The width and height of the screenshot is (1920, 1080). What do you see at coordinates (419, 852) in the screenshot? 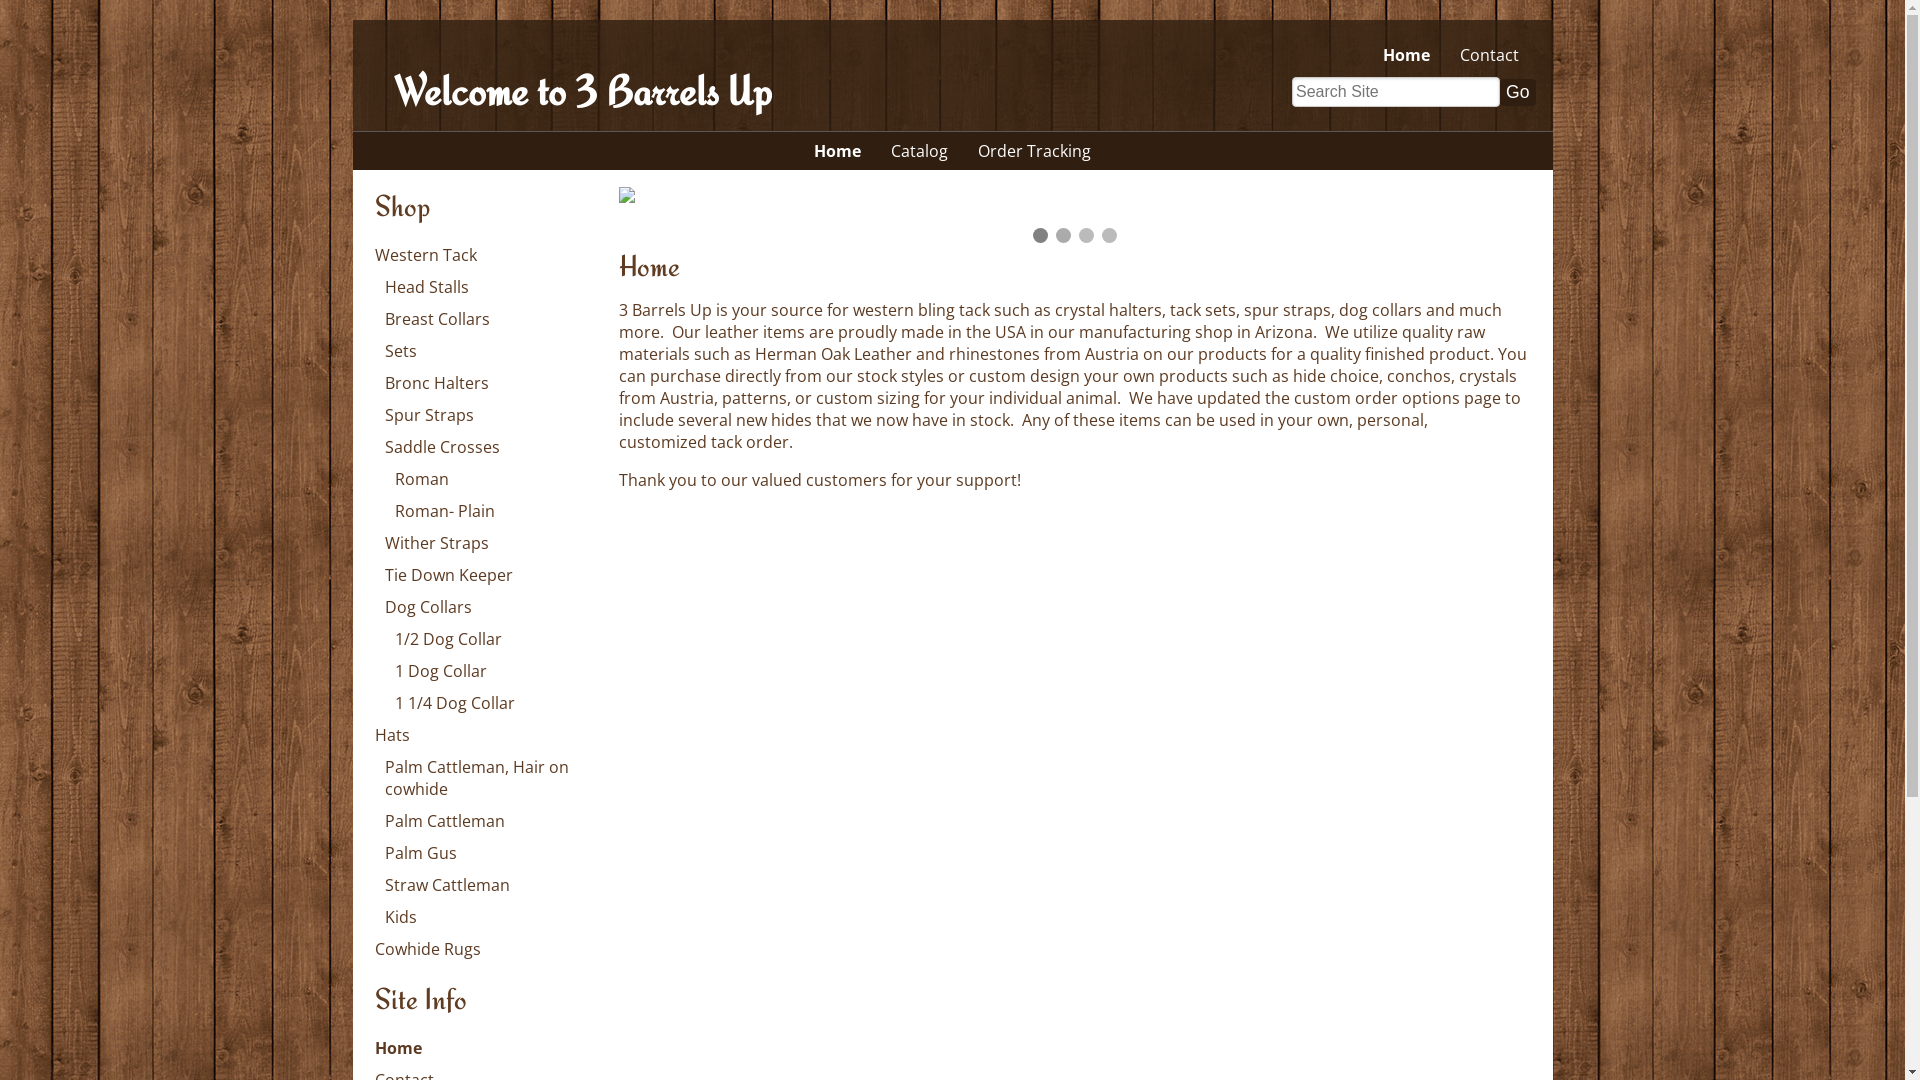
I see `'Palm Gus'` at bounding box center [419, 852].